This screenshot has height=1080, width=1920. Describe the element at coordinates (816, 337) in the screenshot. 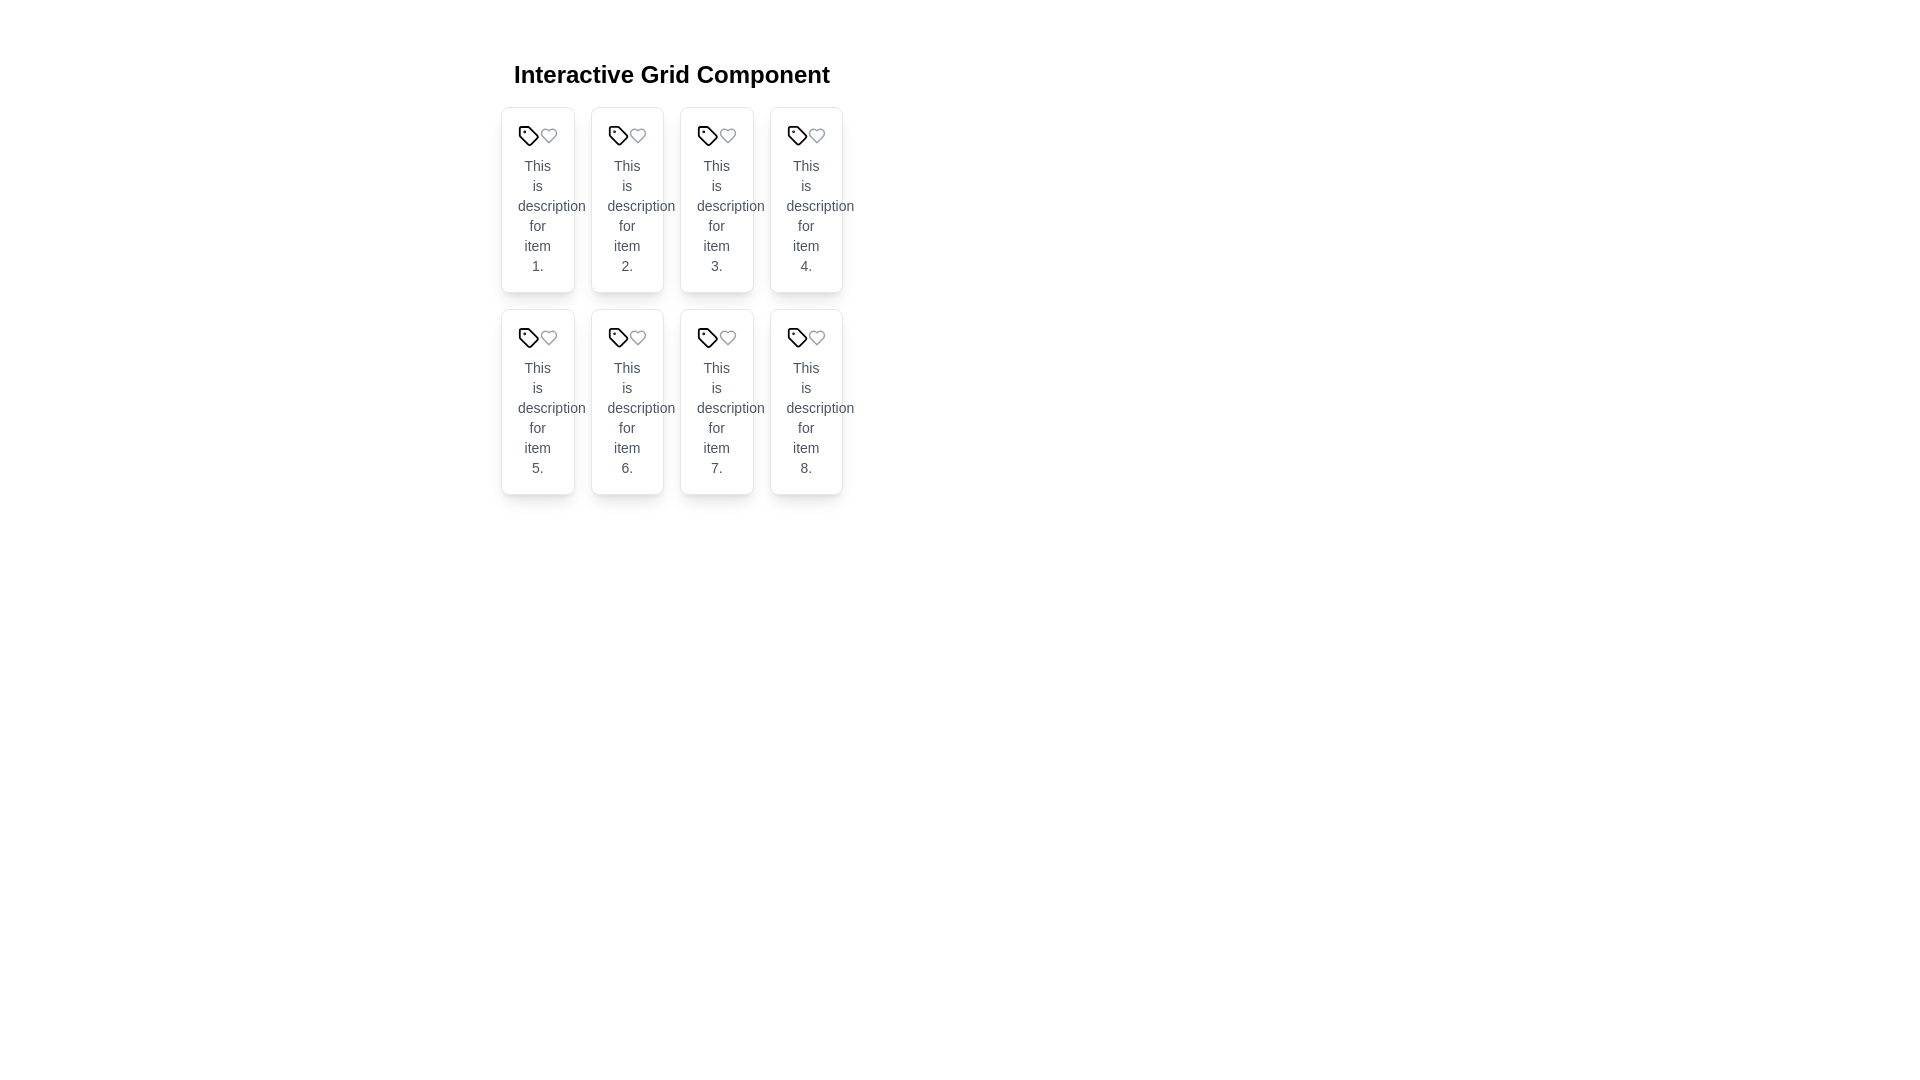

I see `the heart-shaped icon associated with the eighth item in the grid` at that location.